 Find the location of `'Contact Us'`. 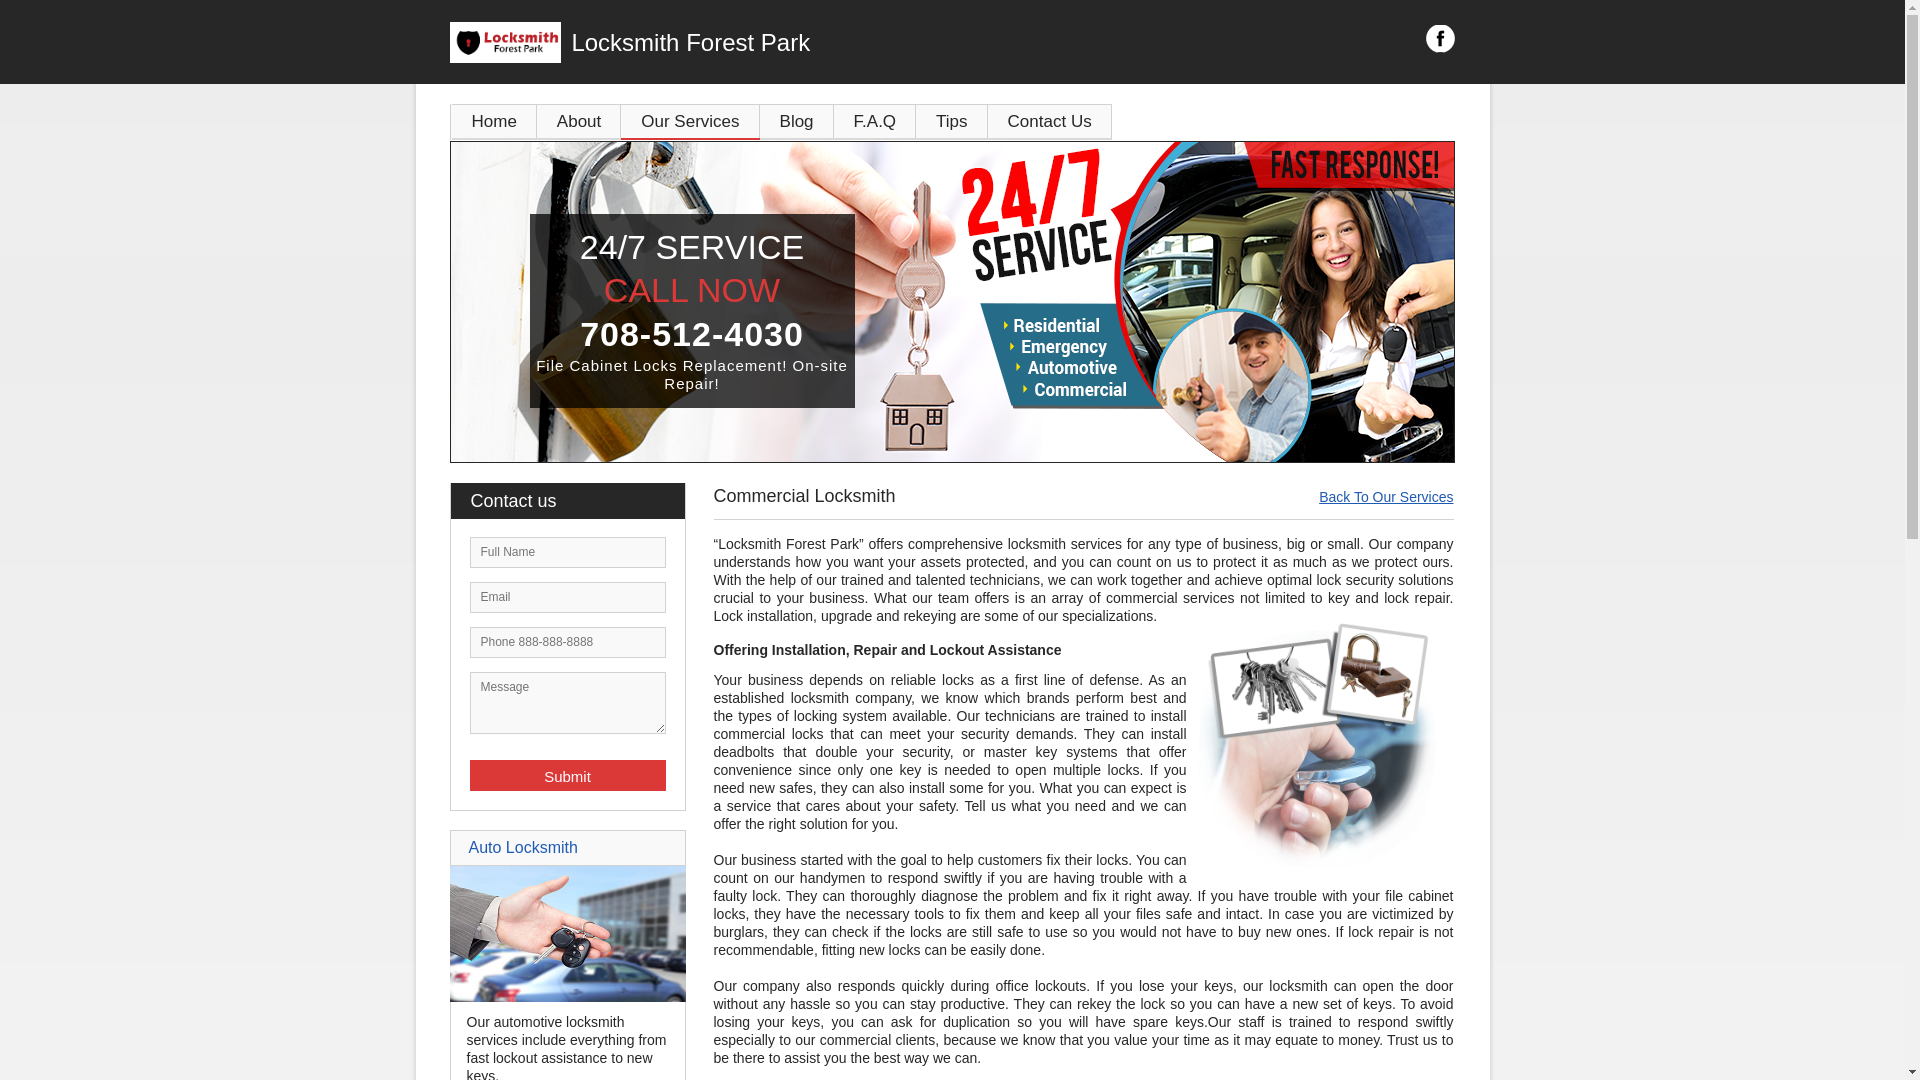

'Contact Us' is located at coordinates (1049, 121).